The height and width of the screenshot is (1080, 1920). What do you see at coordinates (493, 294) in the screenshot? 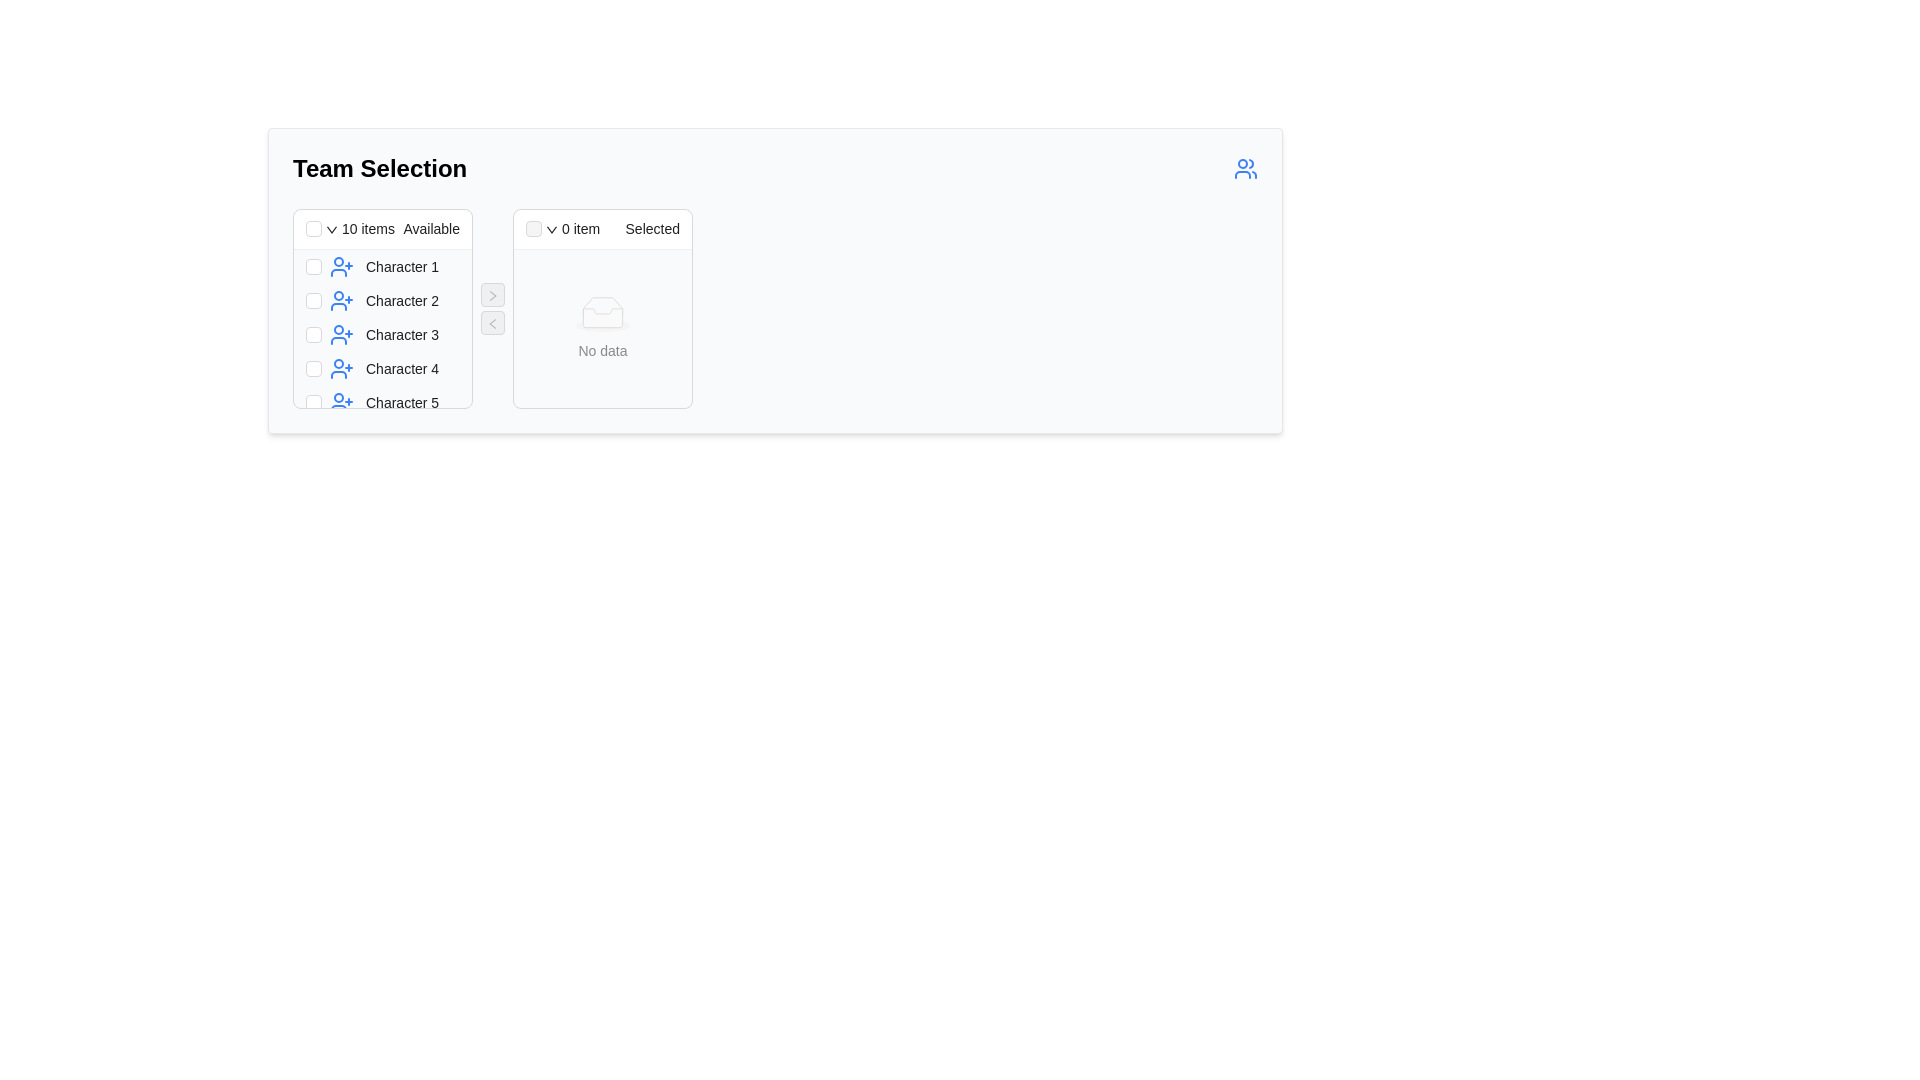
I see `the right-facing arrow icon button located at the center of the interface` at bounding box center [493, 294].